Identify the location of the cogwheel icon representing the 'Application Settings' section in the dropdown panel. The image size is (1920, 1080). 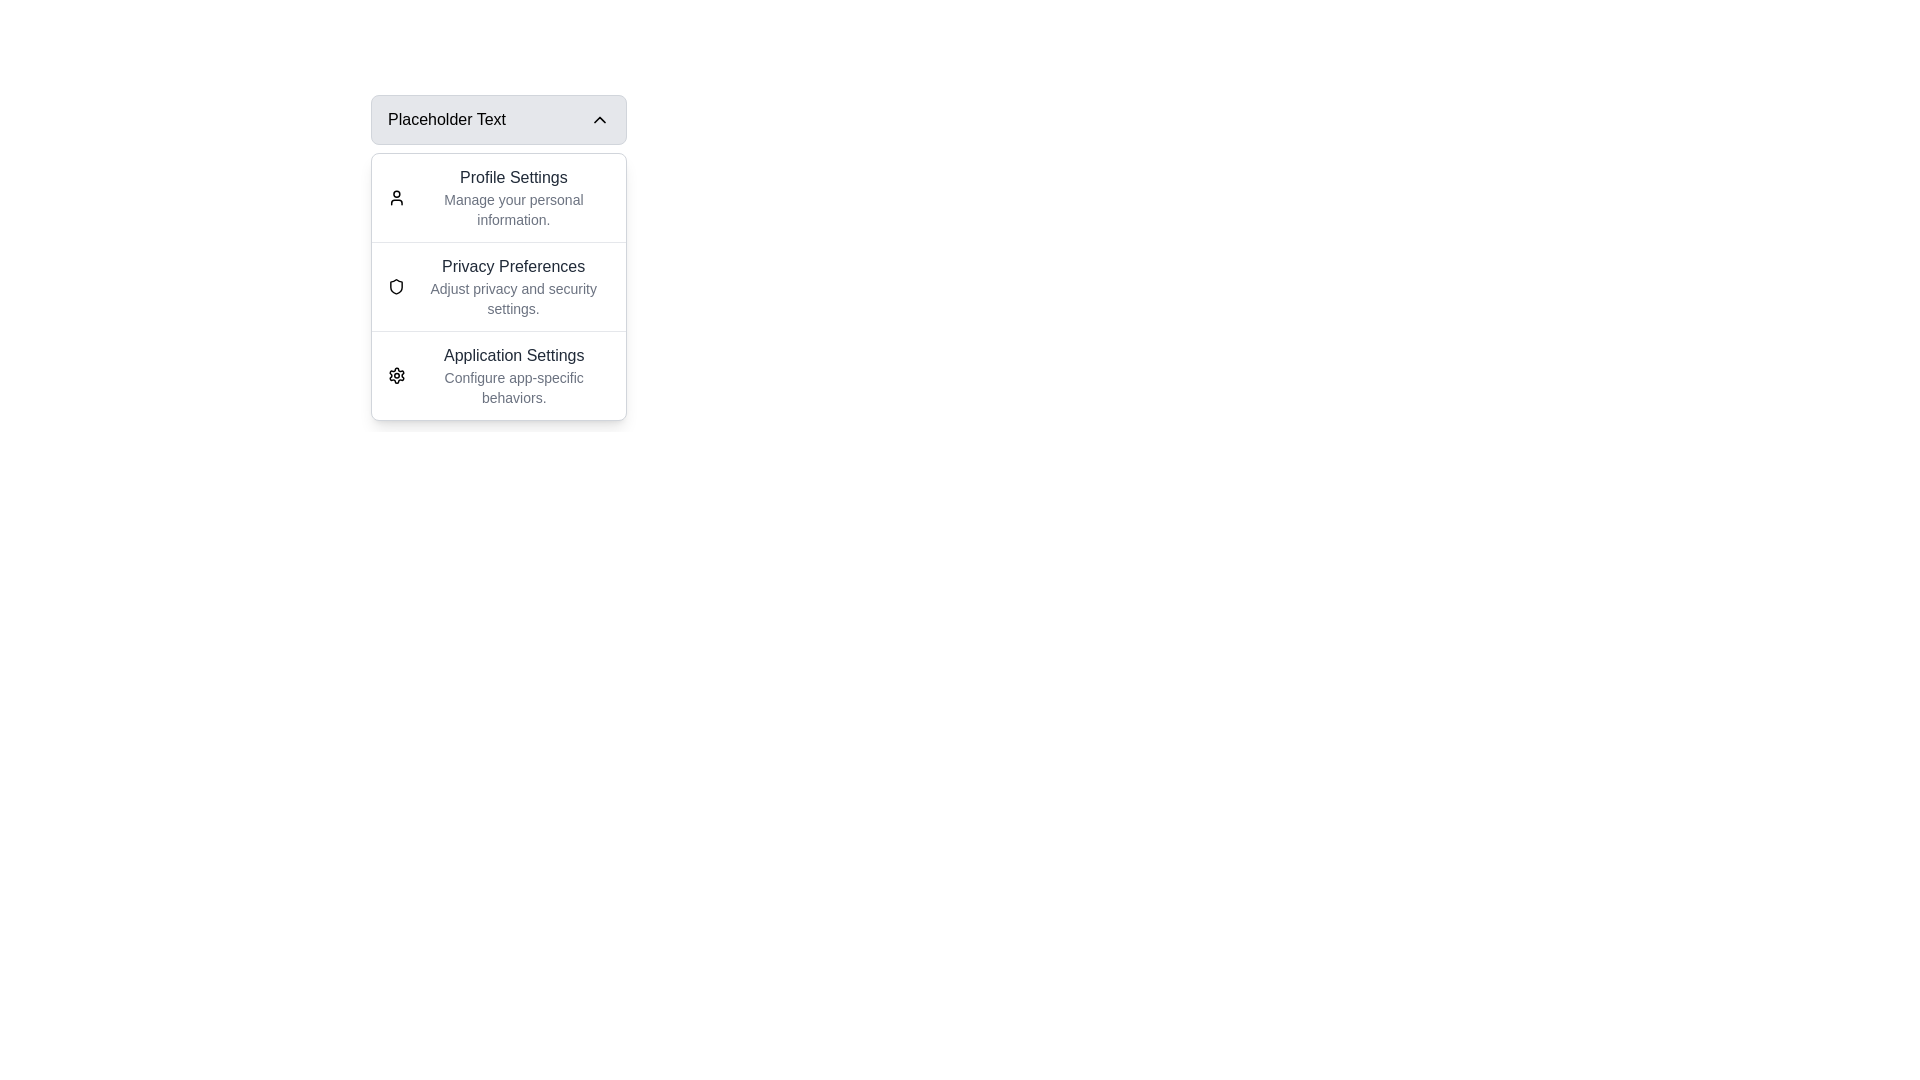
(397, 375).